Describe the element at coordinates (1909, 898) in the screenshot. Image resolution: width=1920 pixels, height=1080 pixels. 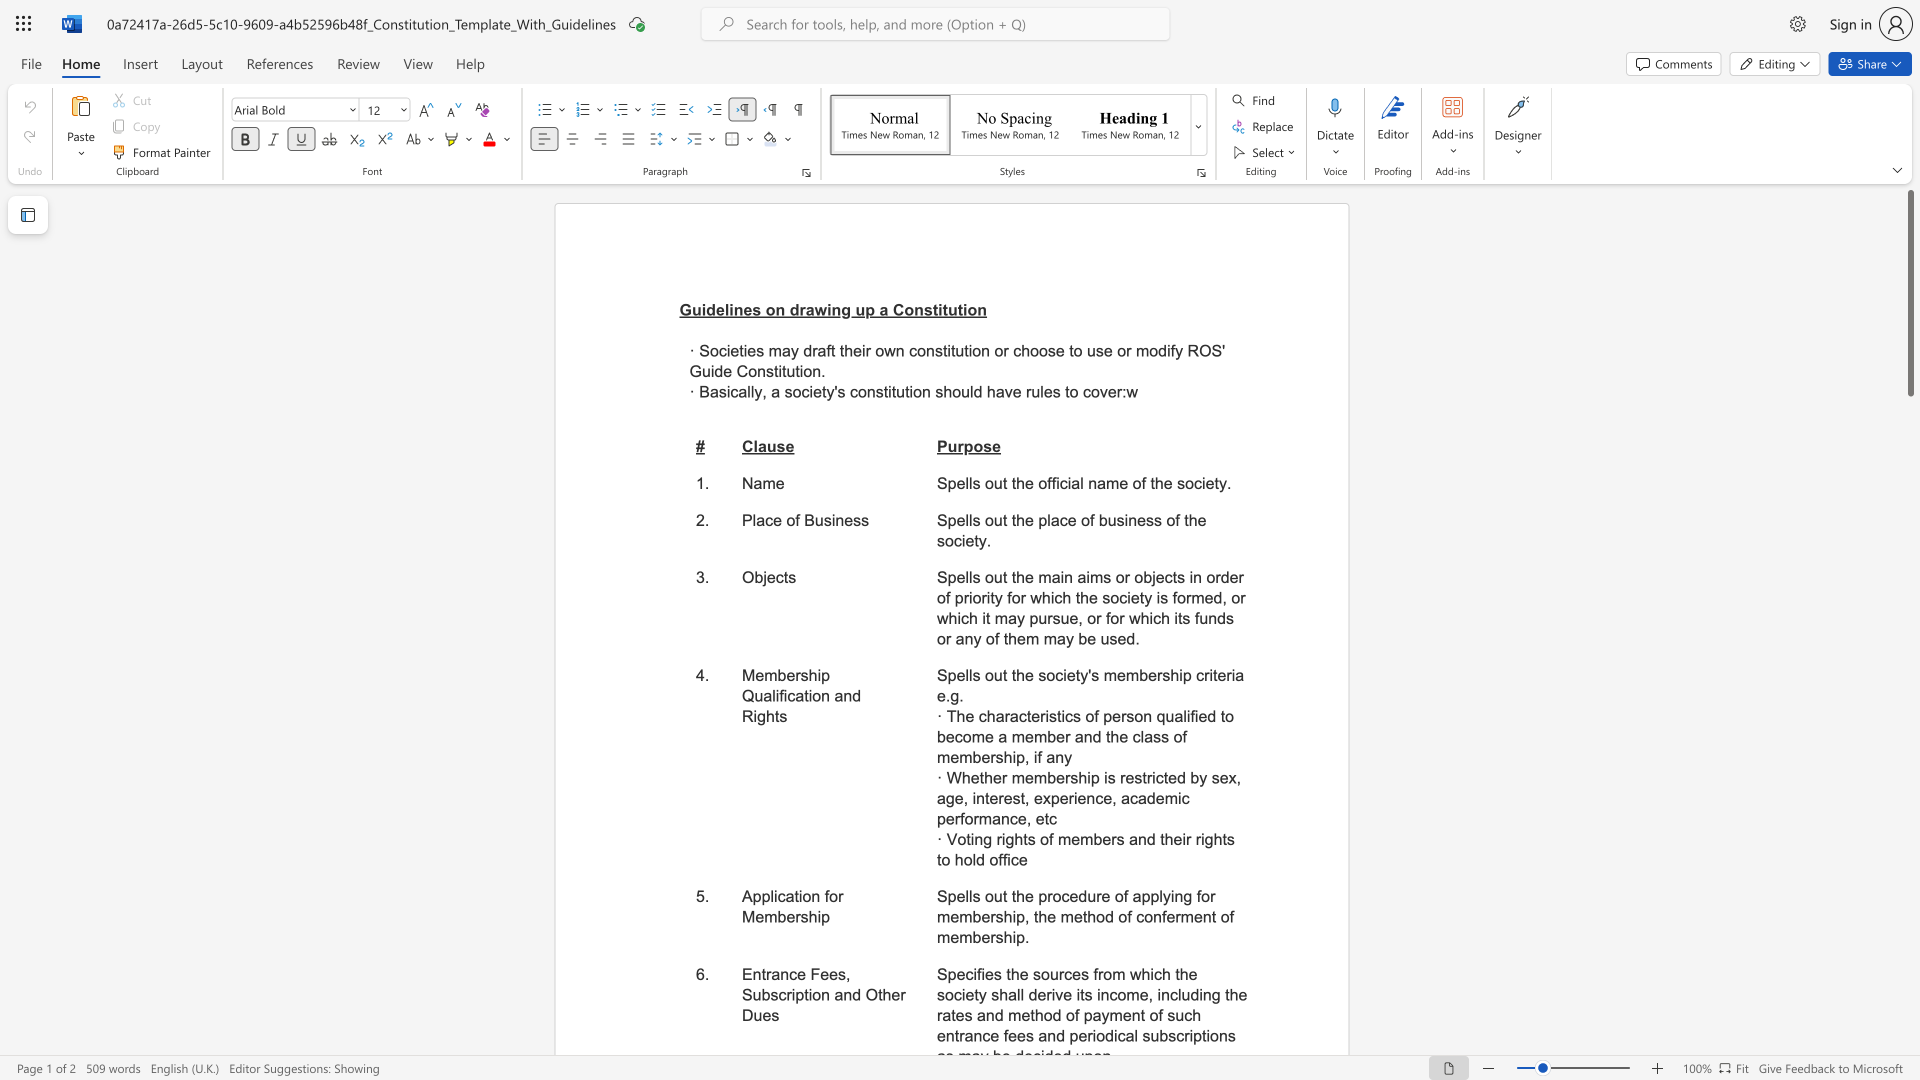
I see `the page's right scrollbar for downward movement` at that location.